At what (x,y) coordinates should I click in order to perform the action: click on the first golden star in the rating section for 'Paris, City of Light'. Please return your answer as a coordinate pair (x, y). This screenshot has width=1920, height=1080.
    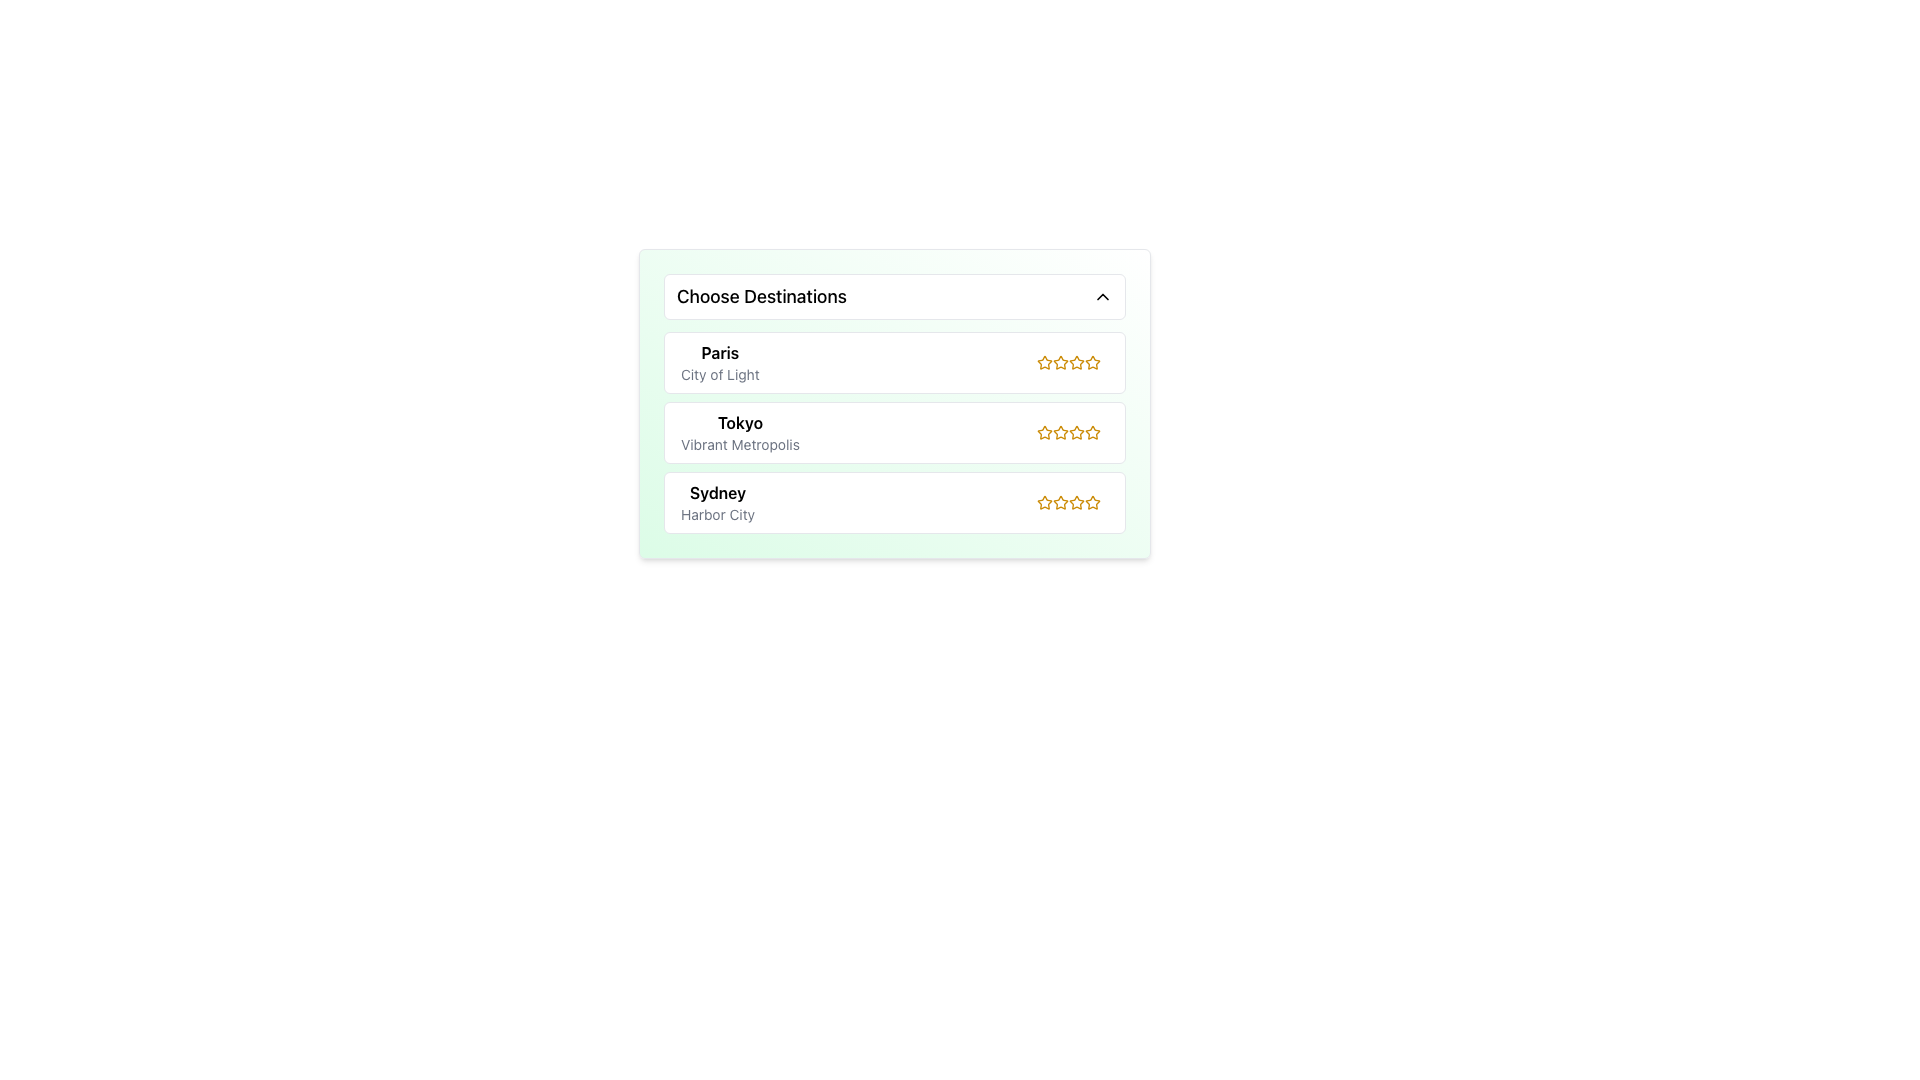
    Looking at the image, I should click on (1092, 362).